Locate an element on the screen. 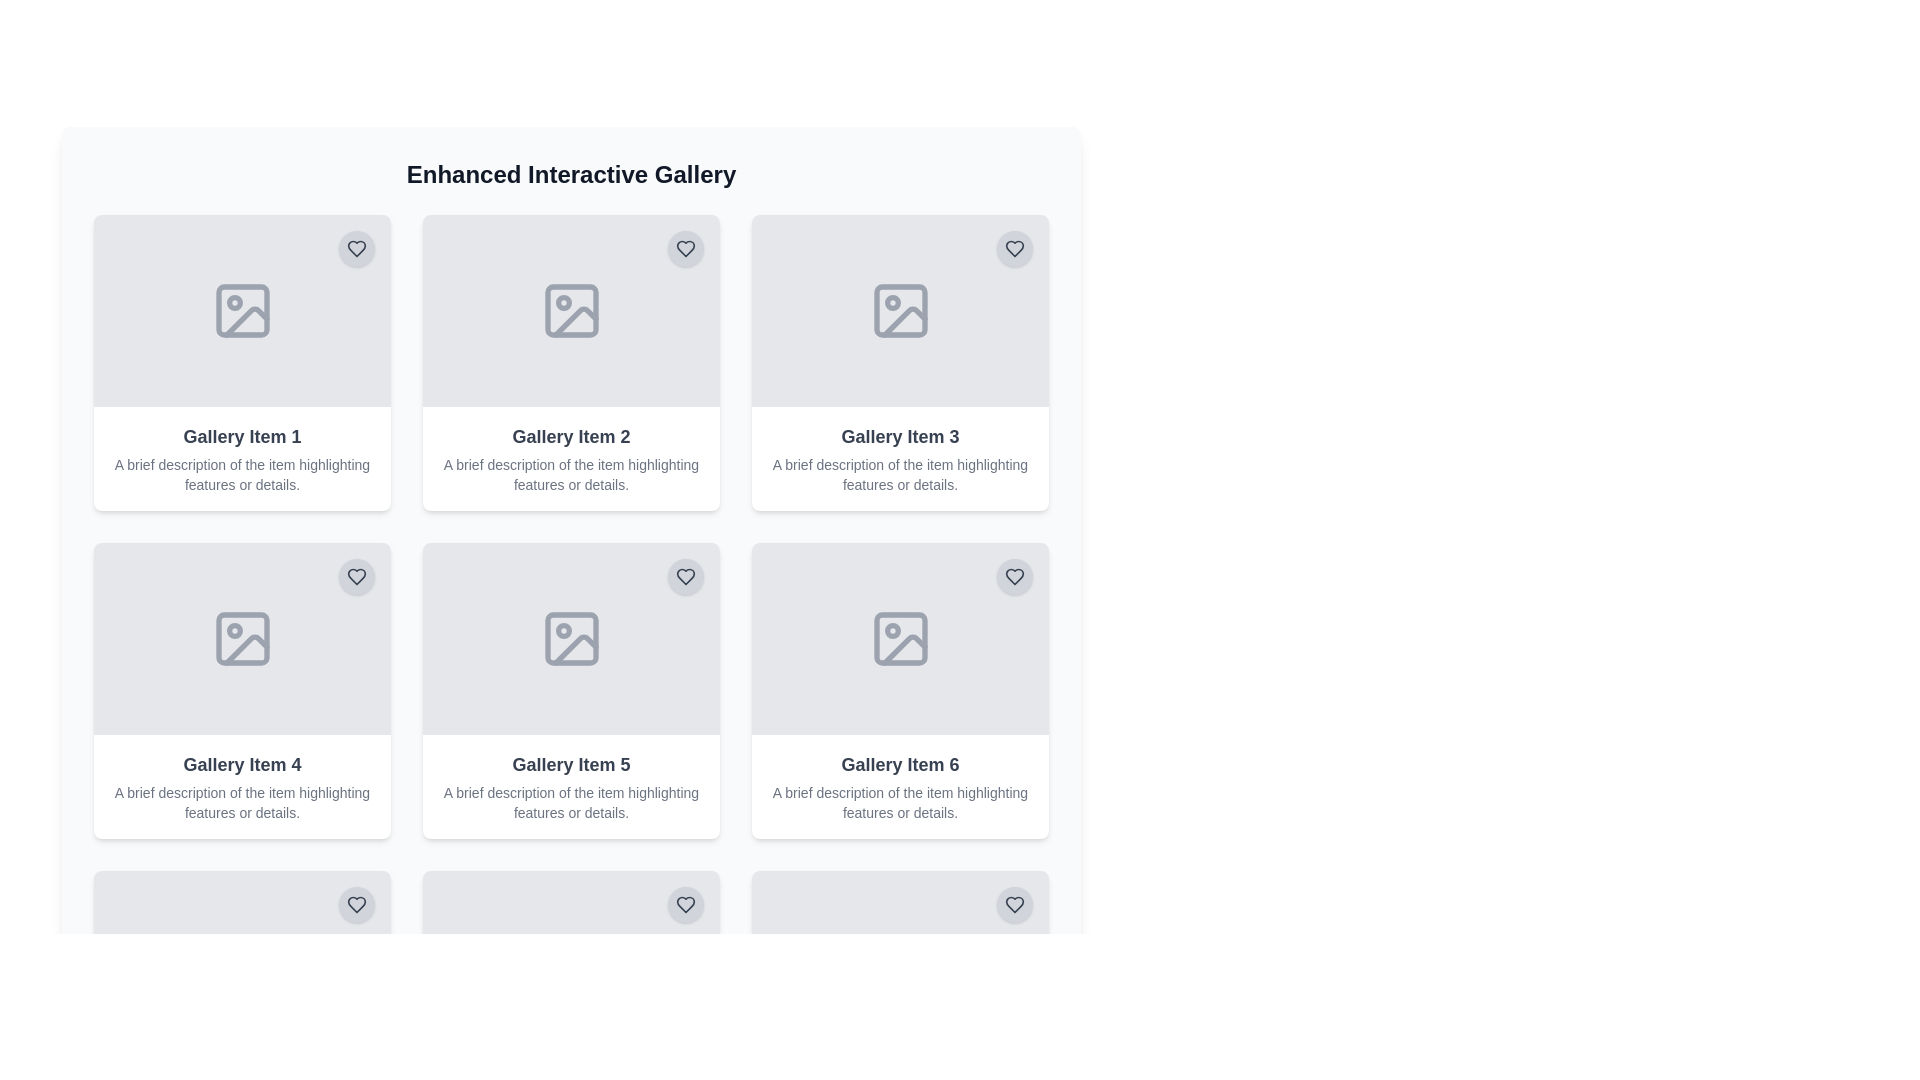 The image size is (1920, 1080). the header text element located at the bottom right of the gallery layout, specifically in the third column and second row, which serves as a heading for a gallery item is located at coordinates (899, 764).